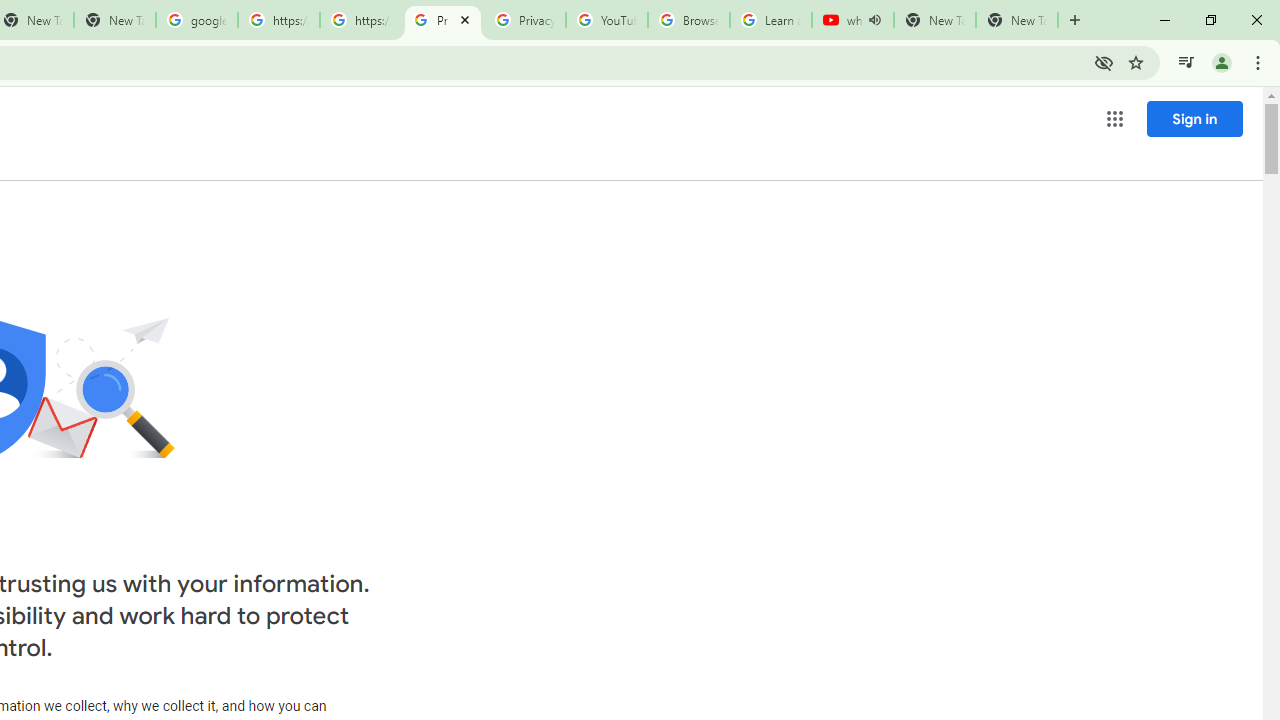  I want to click on 'Mute tab', so click(874, 20).